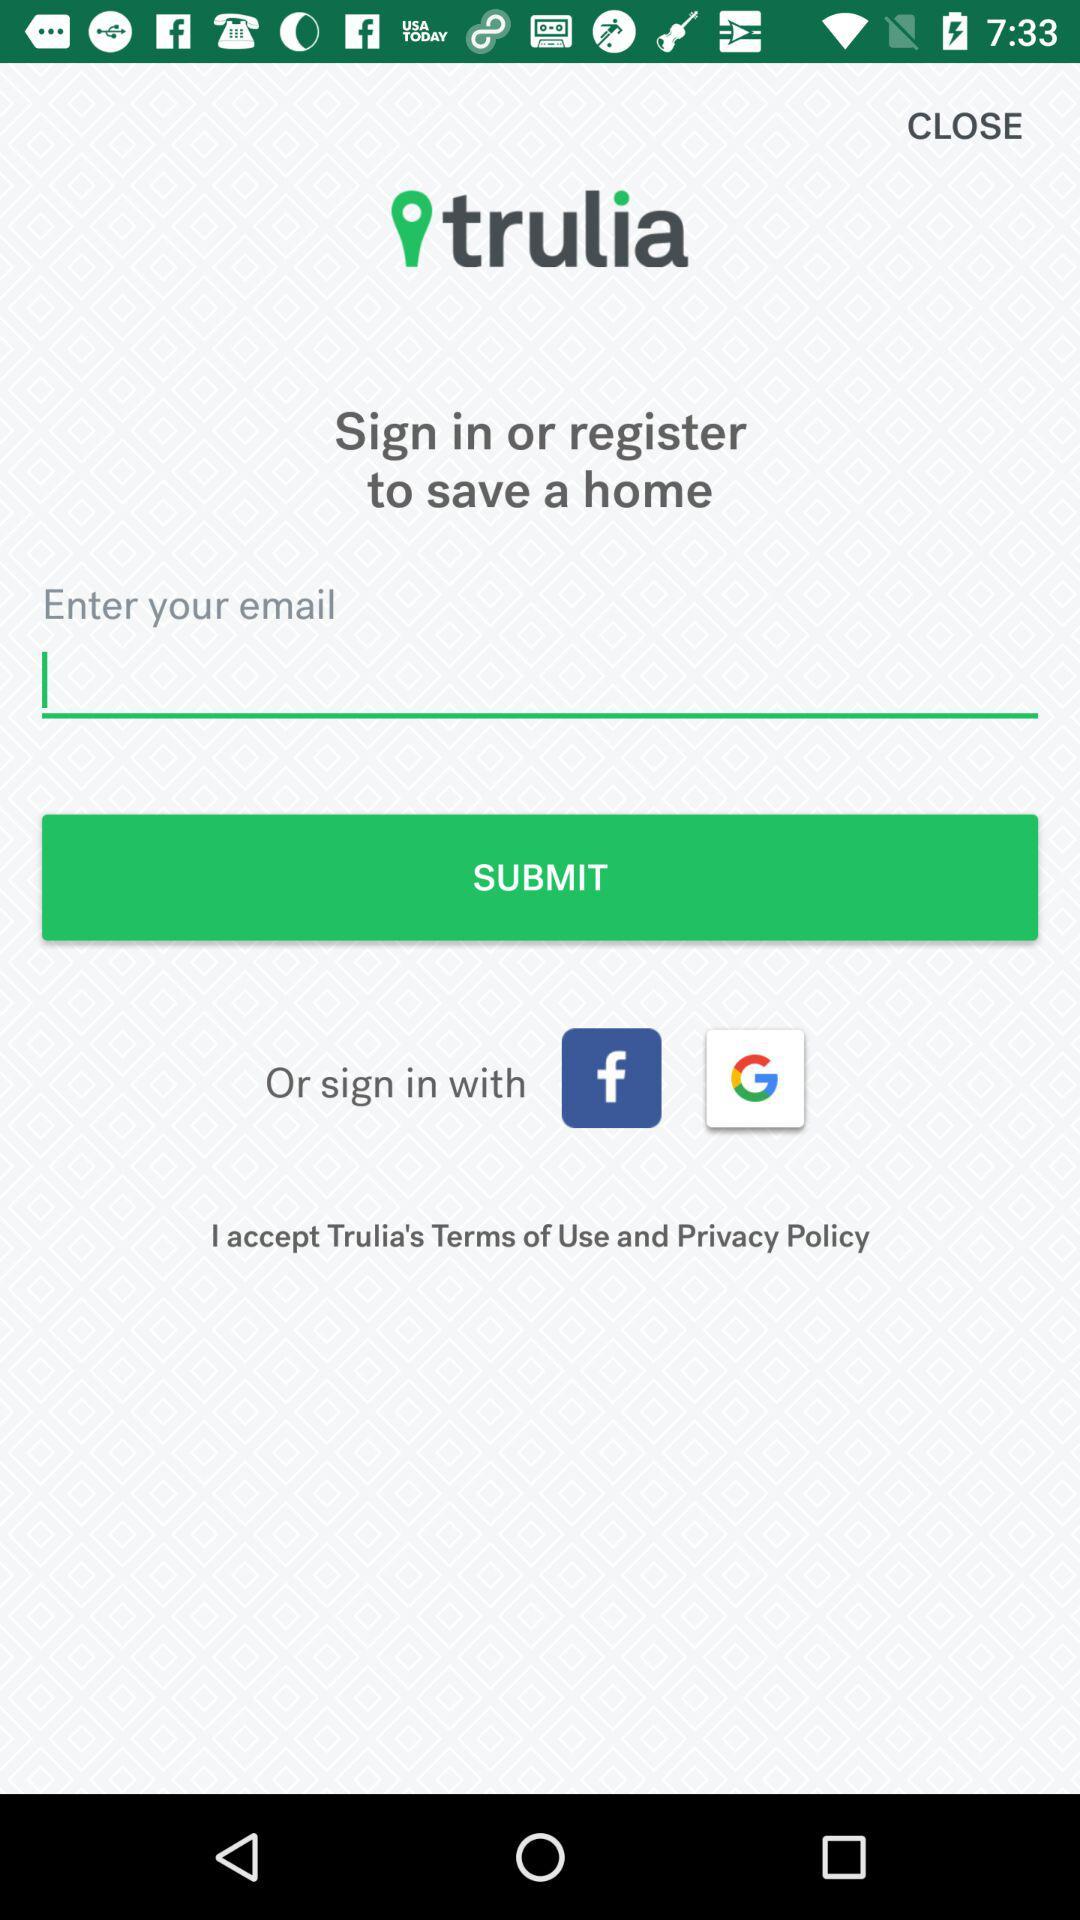  What do you see at coordinates (610, 1077) in the screenshot?
I see `open sign in with facebook` at bounding box center [610, 1077].